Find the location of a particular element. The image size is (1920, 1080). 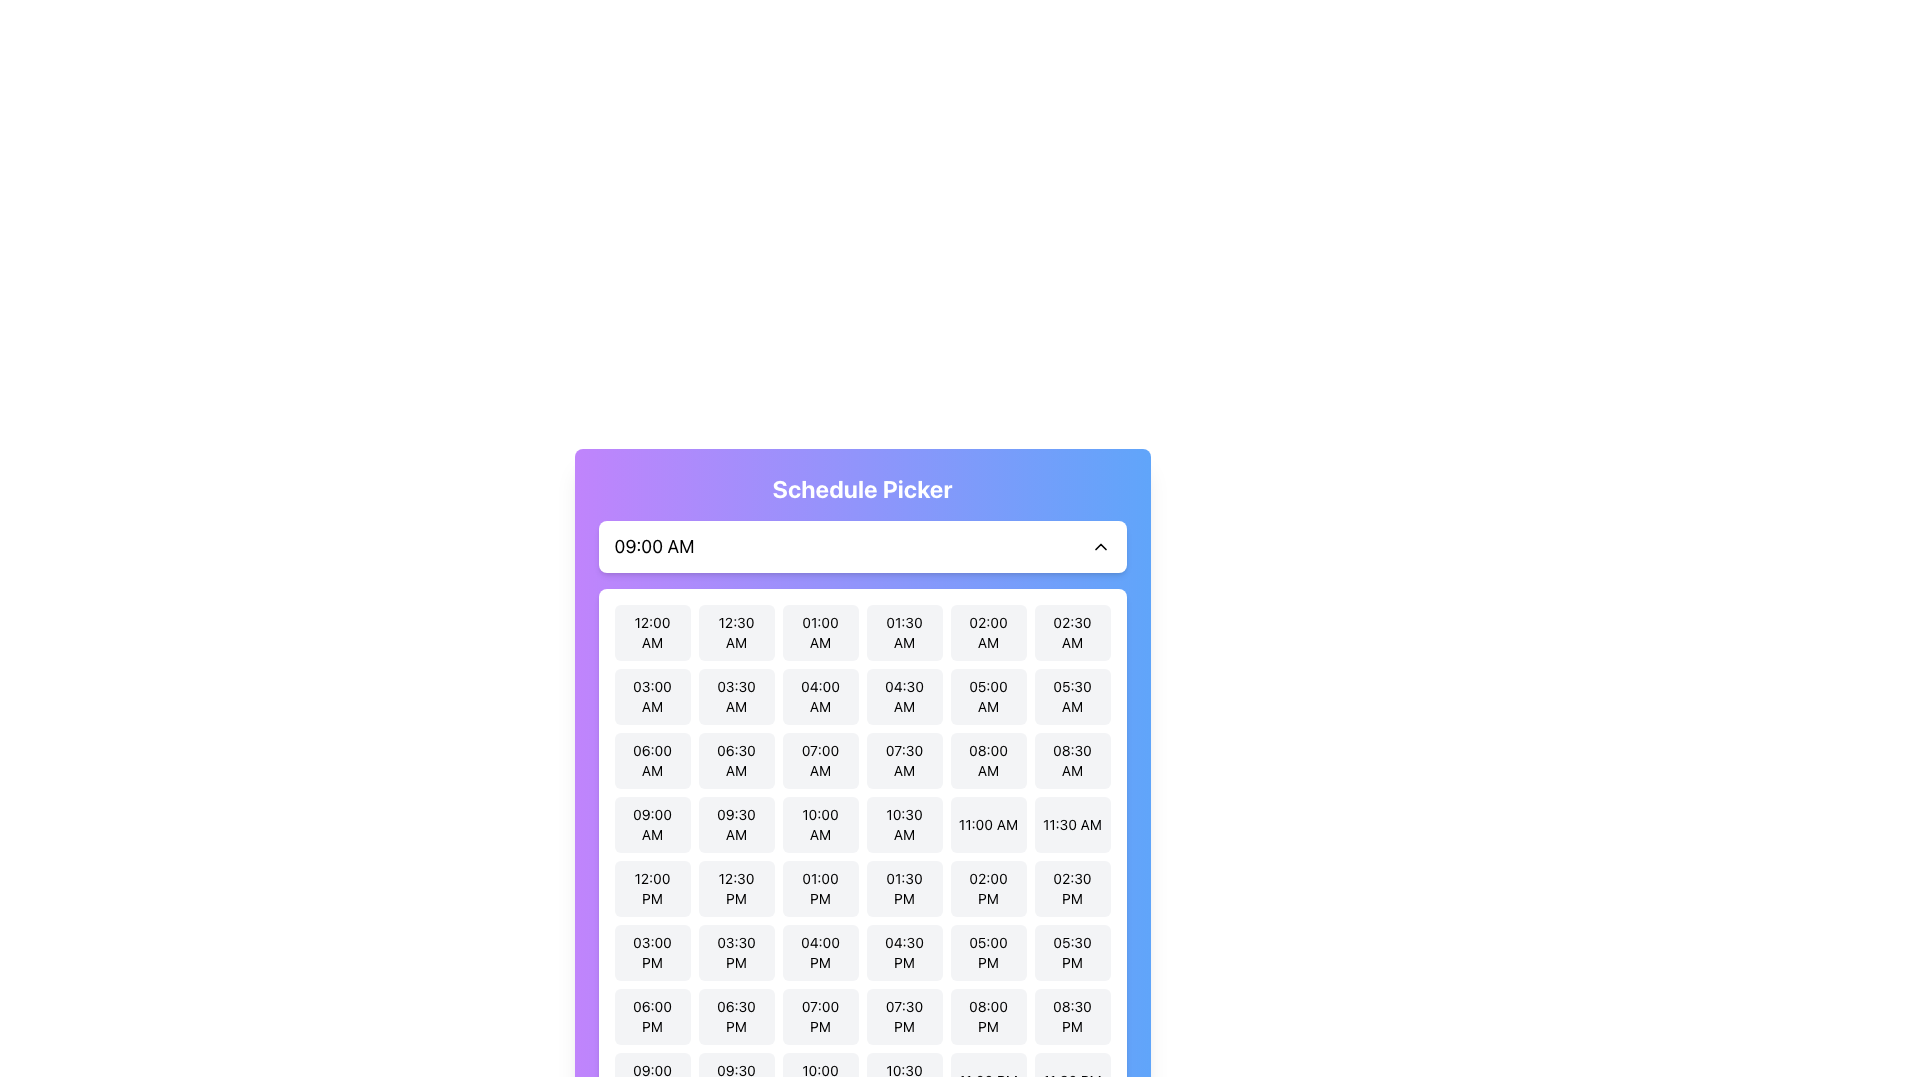

the button that allows the user to select the time '03:00 AM' in the schedule picker, positioned in the second row, first column of the grid layout is located at coordinates (652, 696).